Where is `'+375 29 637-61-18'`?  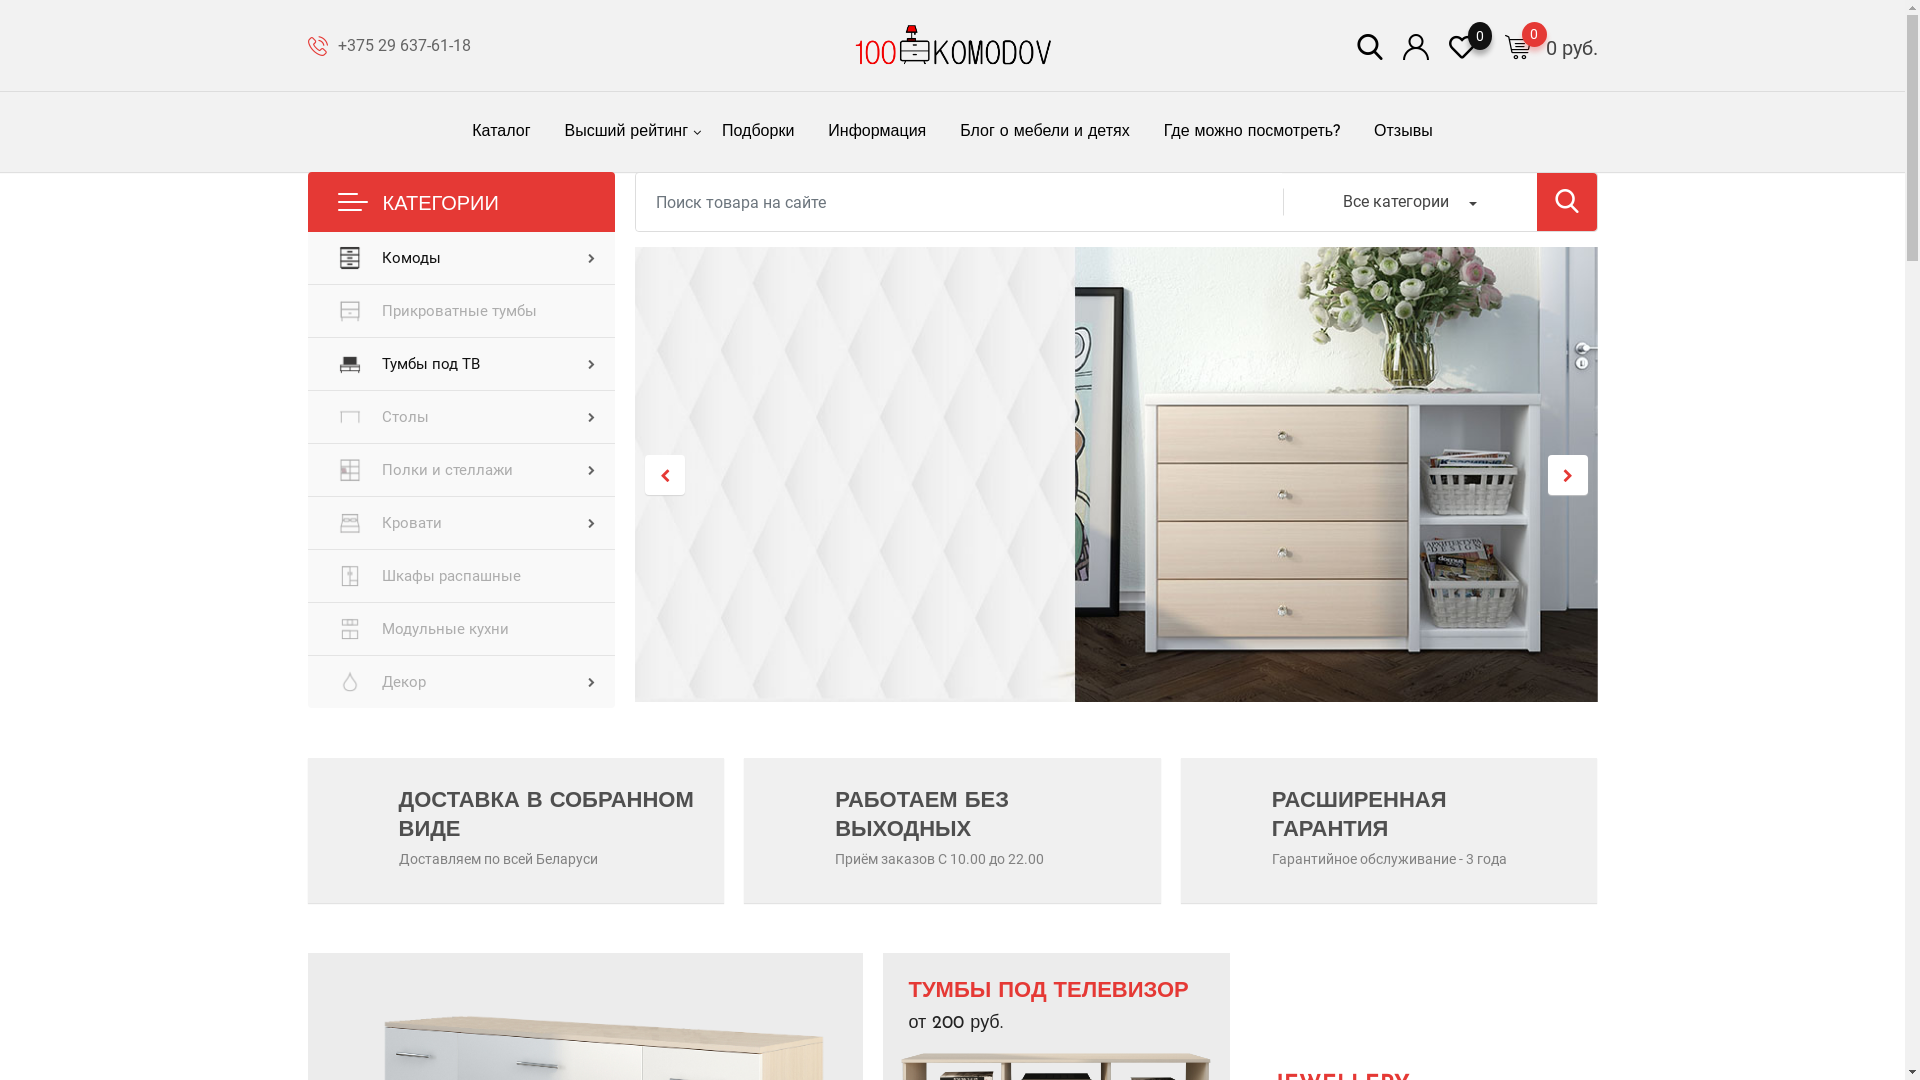 '+375 29 637-61-18' is located at coordinates (337, 45).